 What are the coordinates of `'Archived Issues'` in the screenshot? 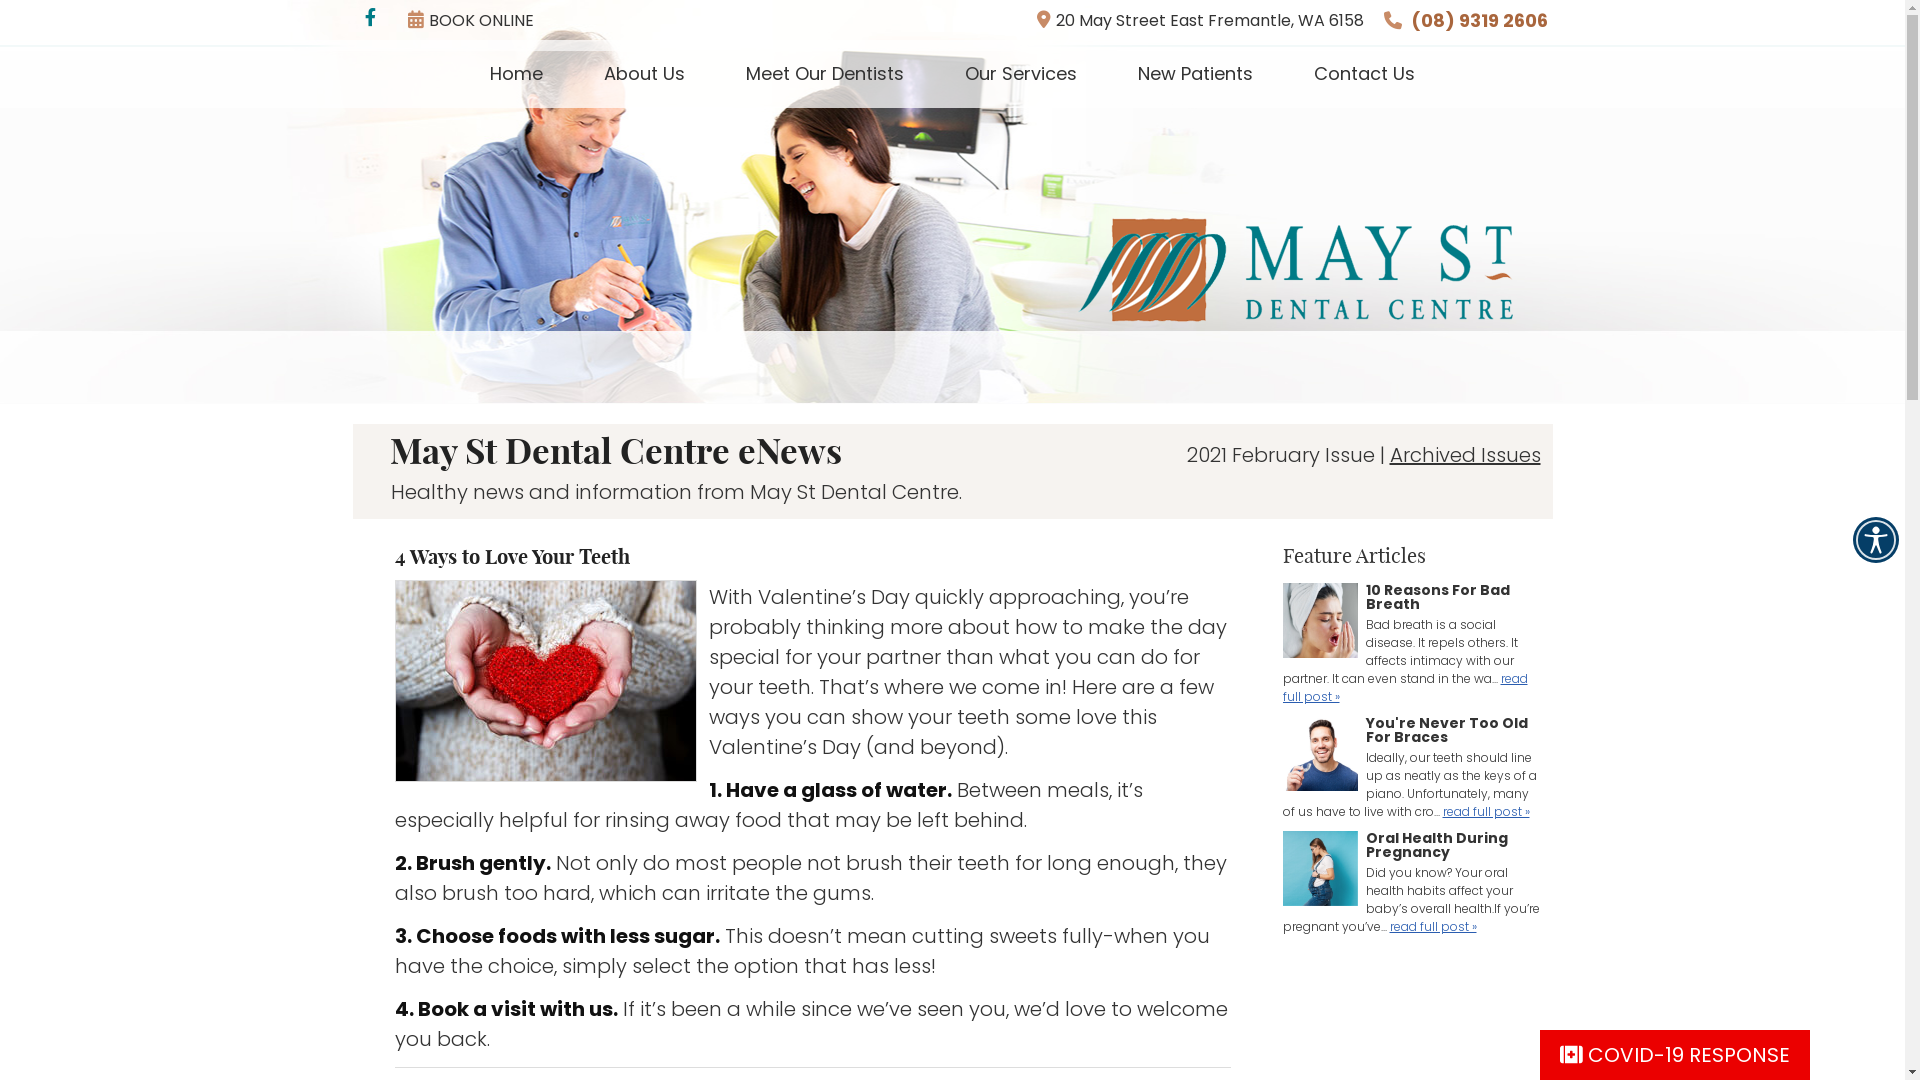 It's located at (1465, 455).